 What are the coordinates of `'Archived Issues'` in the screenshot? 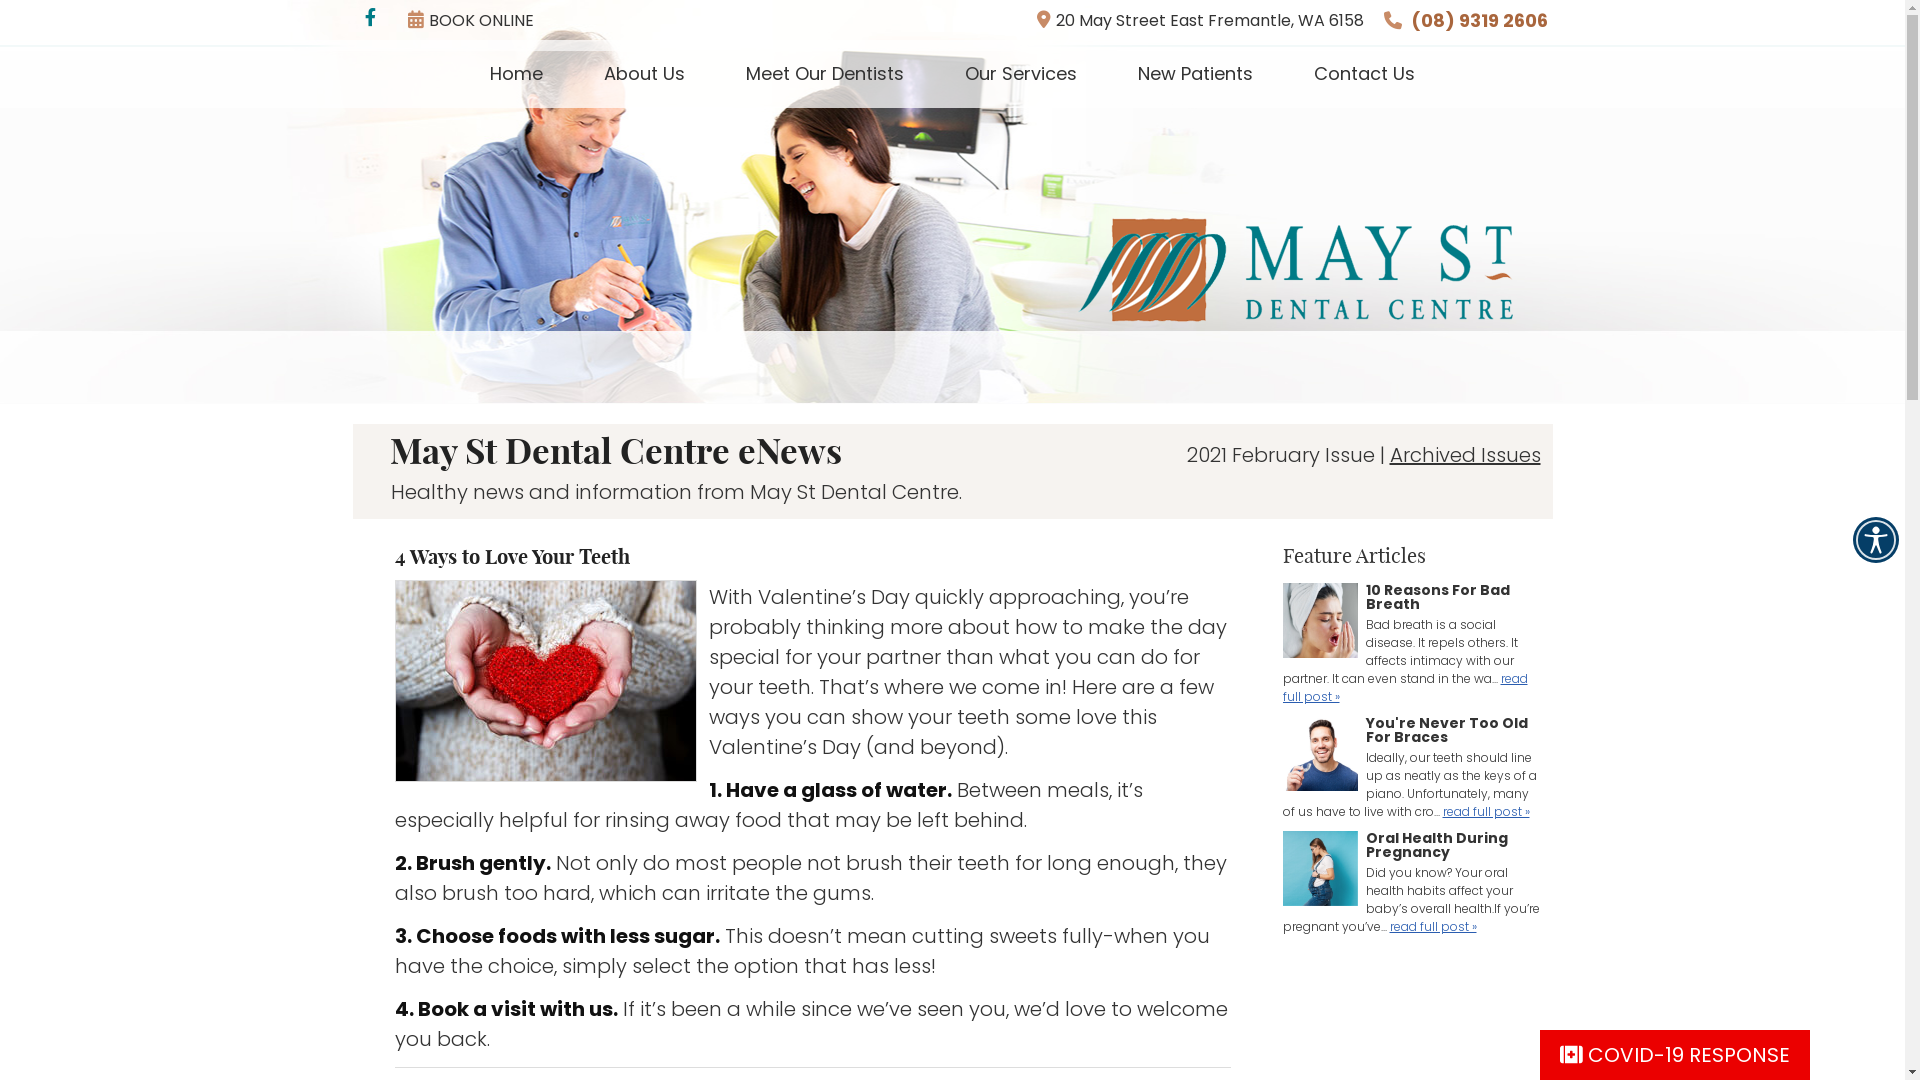 It's located at (1465, 455).